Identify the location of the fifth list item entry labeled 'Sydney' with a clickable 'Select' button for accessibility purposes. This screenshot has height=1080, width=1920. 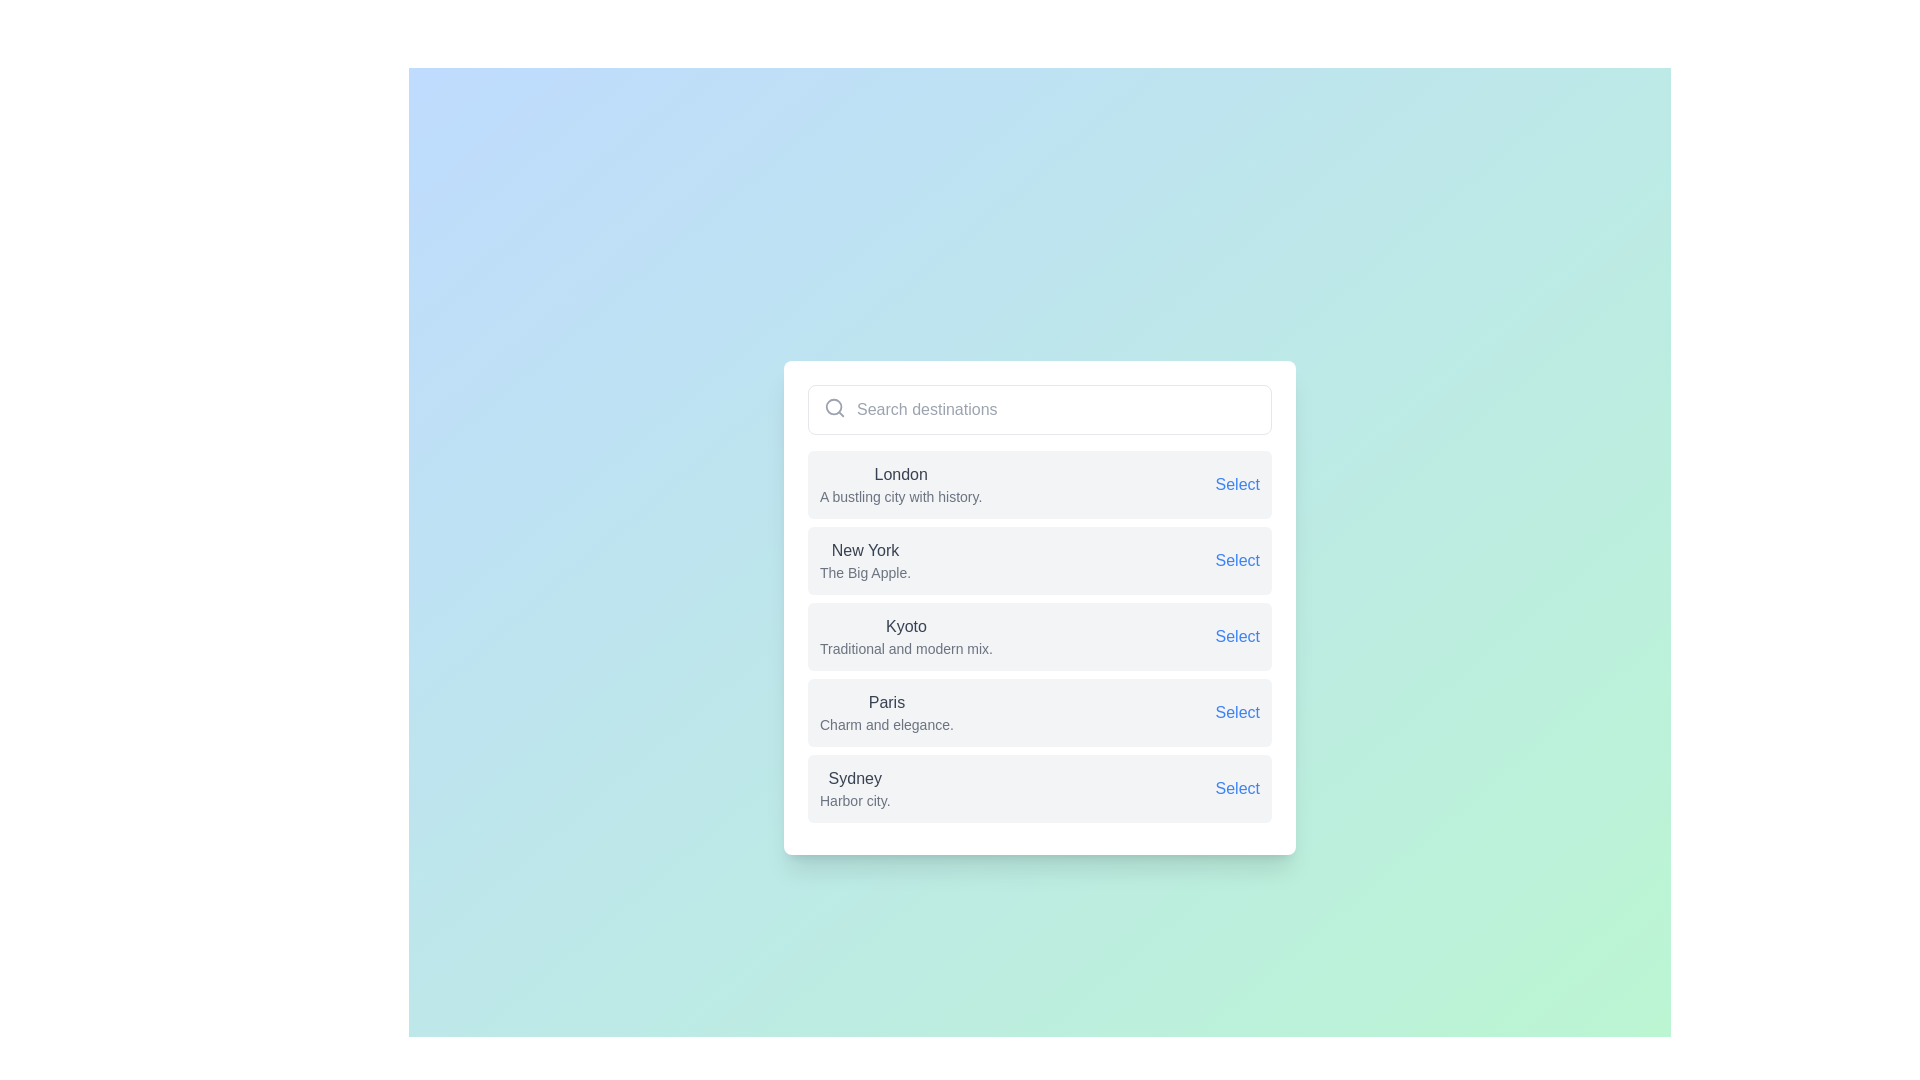
(1040, 788).